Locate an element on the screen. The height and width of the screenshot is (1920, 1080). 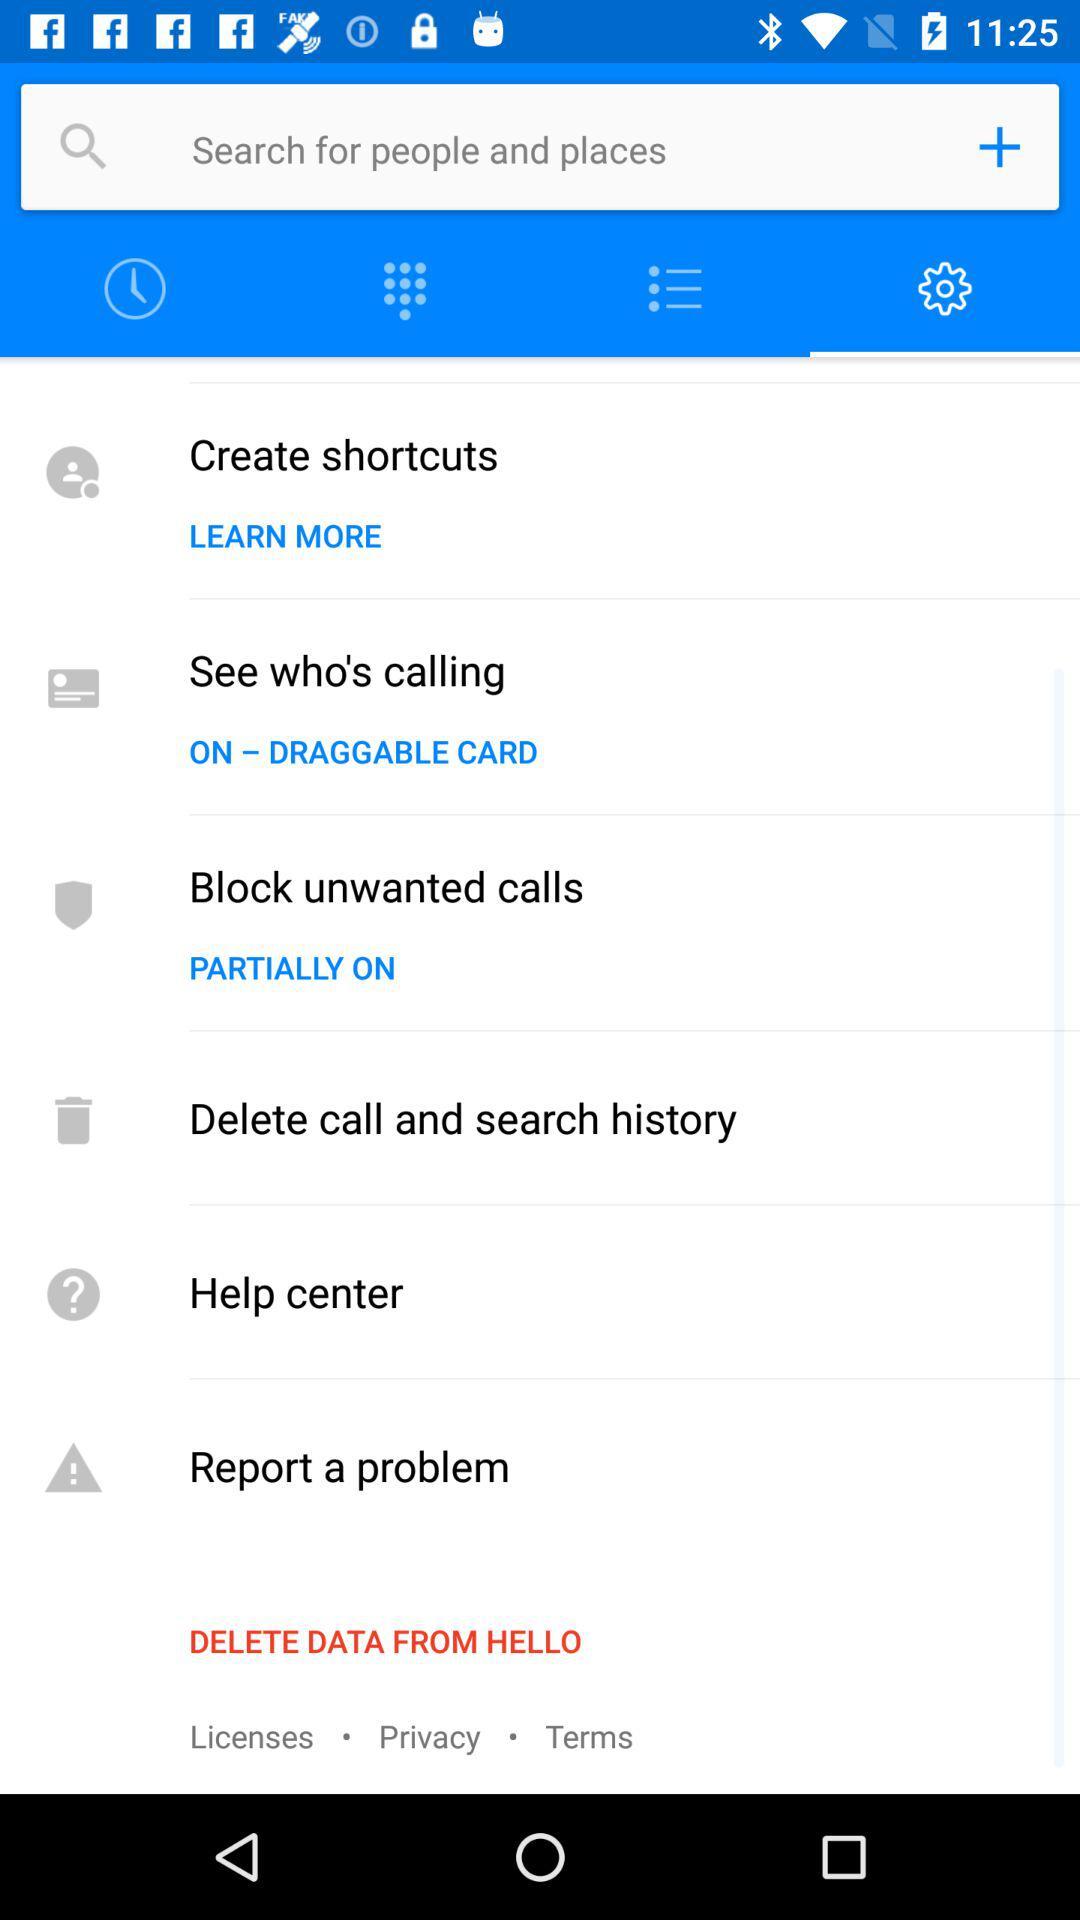
open dial pad is located at coordinates (405, 288).